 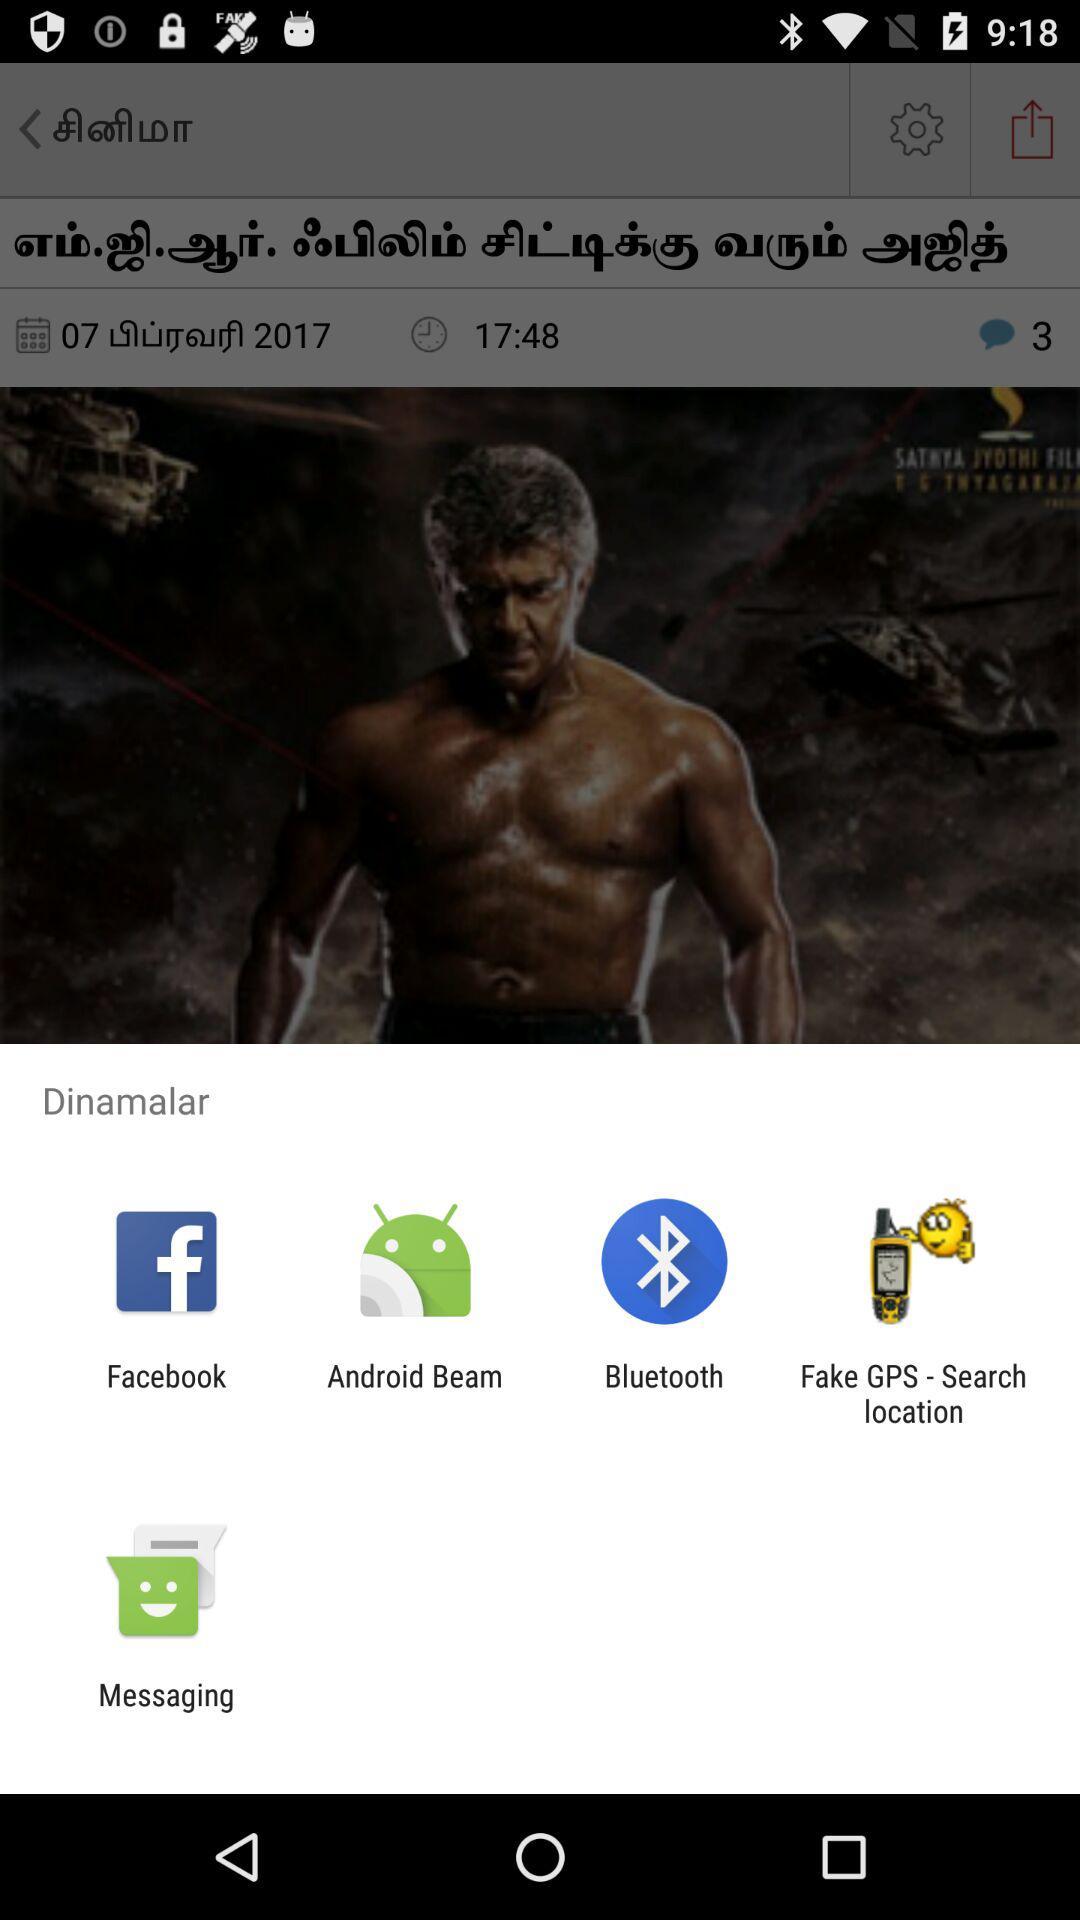 What do you see at coordinates (664, 1392) in the screenshot?
I see `the bluetooth item` at bounding box center [664, 1392].